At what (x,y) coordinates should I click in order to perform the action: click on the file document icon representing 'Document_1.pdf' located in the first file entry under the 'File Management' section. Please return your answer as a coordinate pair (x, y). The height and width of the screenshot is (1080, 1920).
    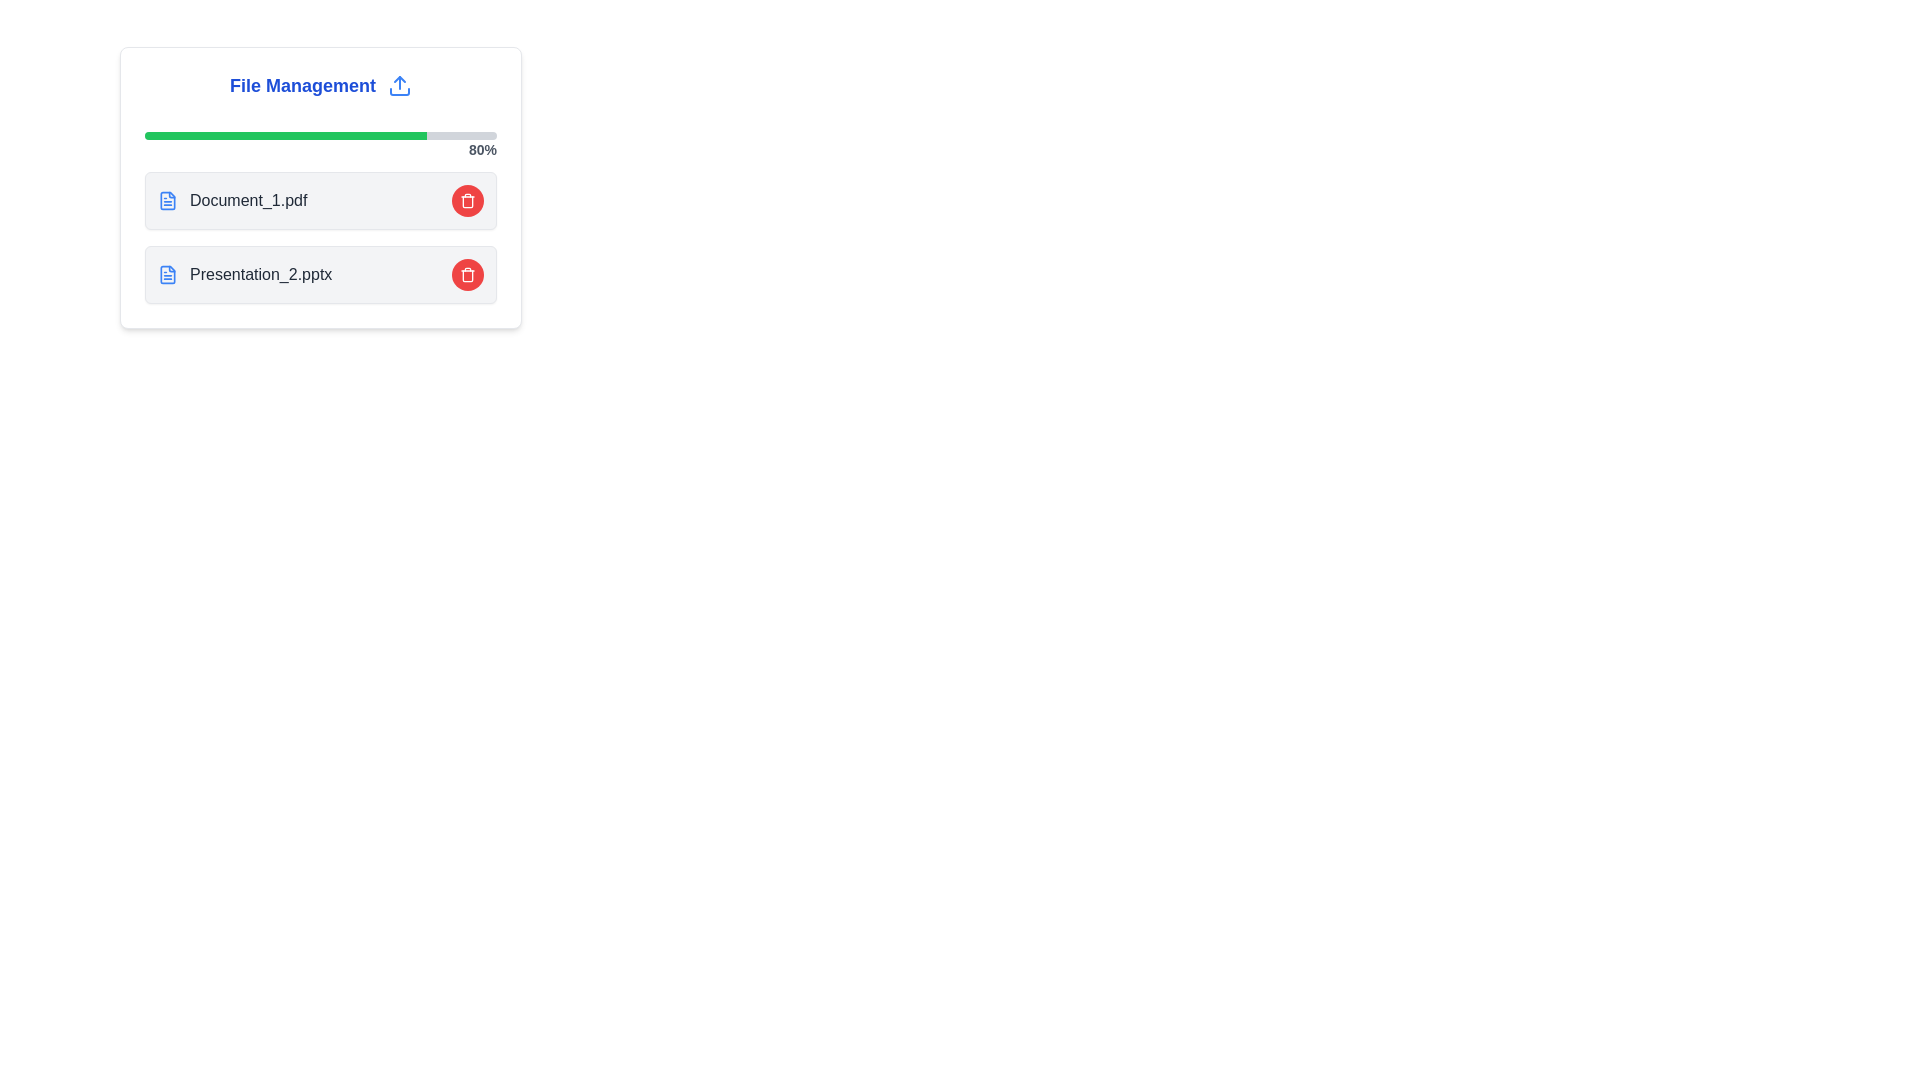
    Looking at the image, I should click on (168, 200).